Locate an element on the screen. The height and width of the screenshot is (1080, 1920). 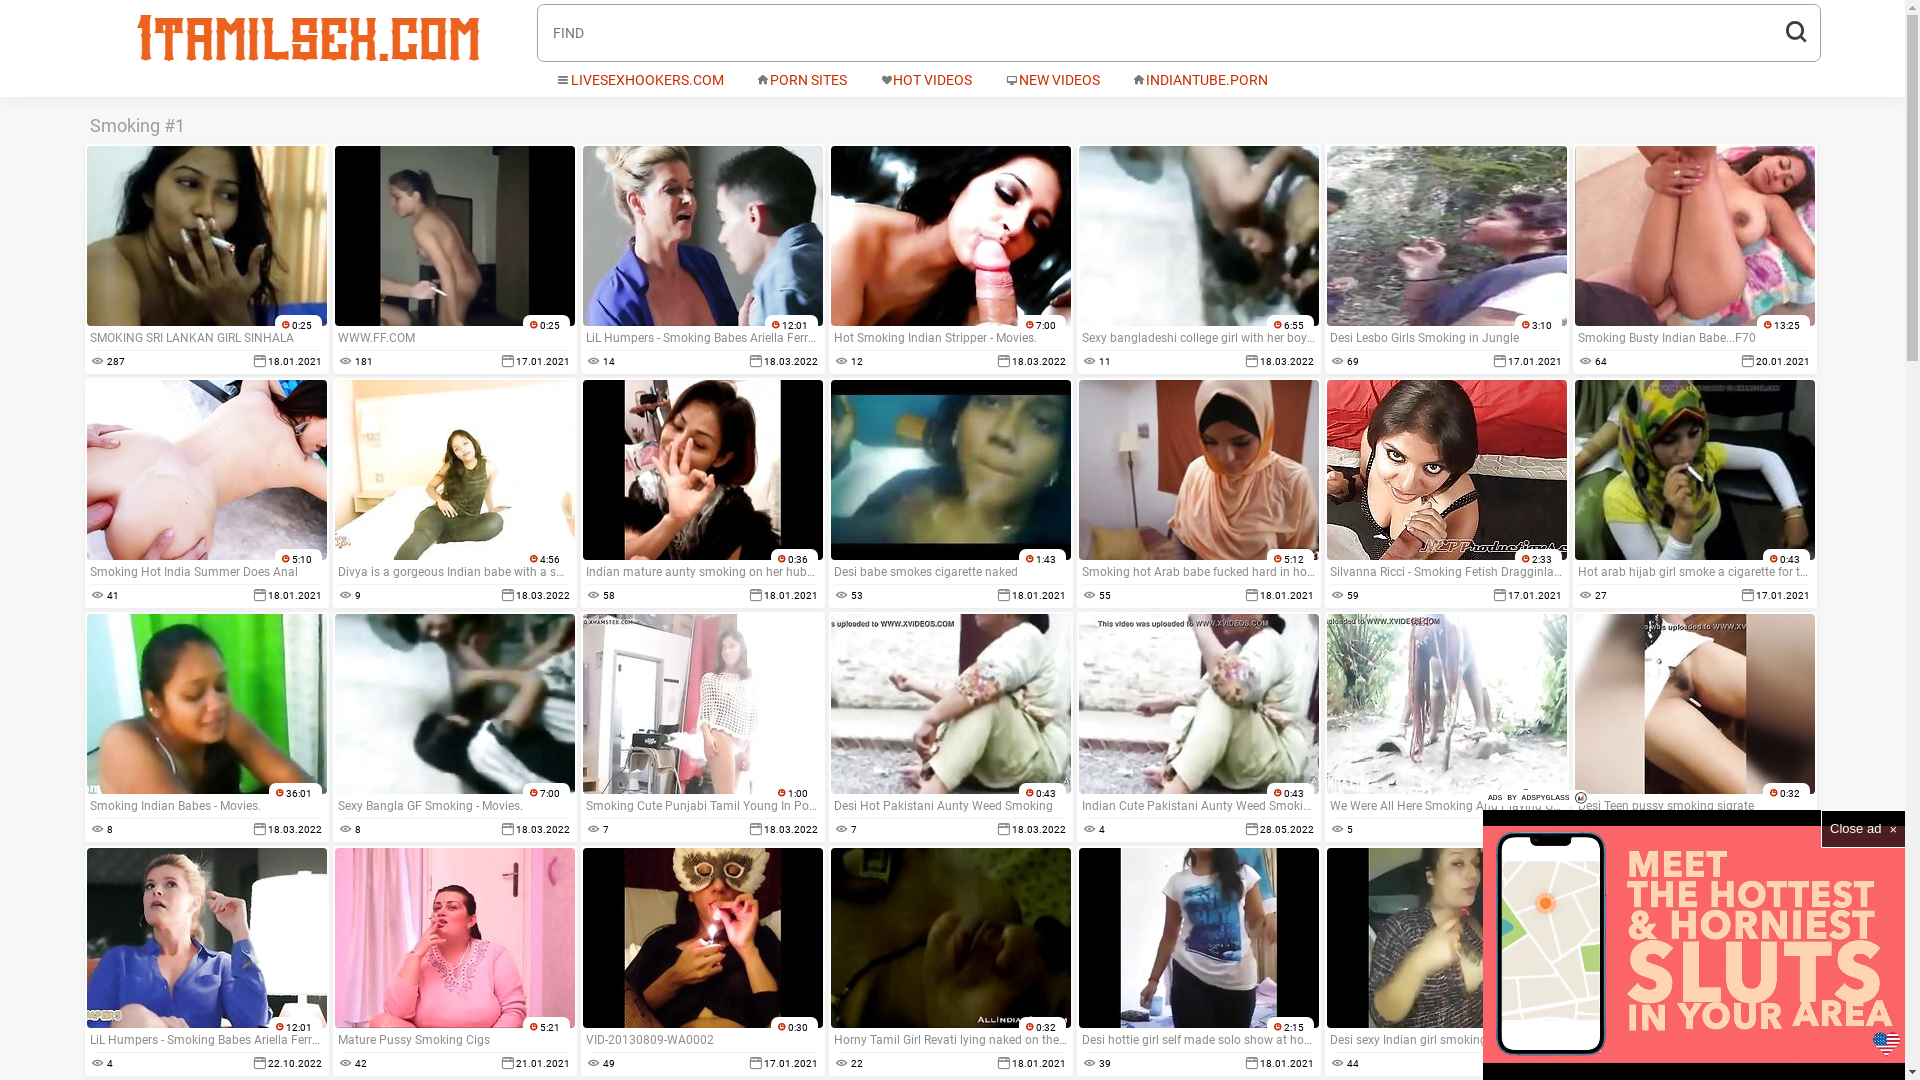
'0:43 is located at coordinates (1198, 726).